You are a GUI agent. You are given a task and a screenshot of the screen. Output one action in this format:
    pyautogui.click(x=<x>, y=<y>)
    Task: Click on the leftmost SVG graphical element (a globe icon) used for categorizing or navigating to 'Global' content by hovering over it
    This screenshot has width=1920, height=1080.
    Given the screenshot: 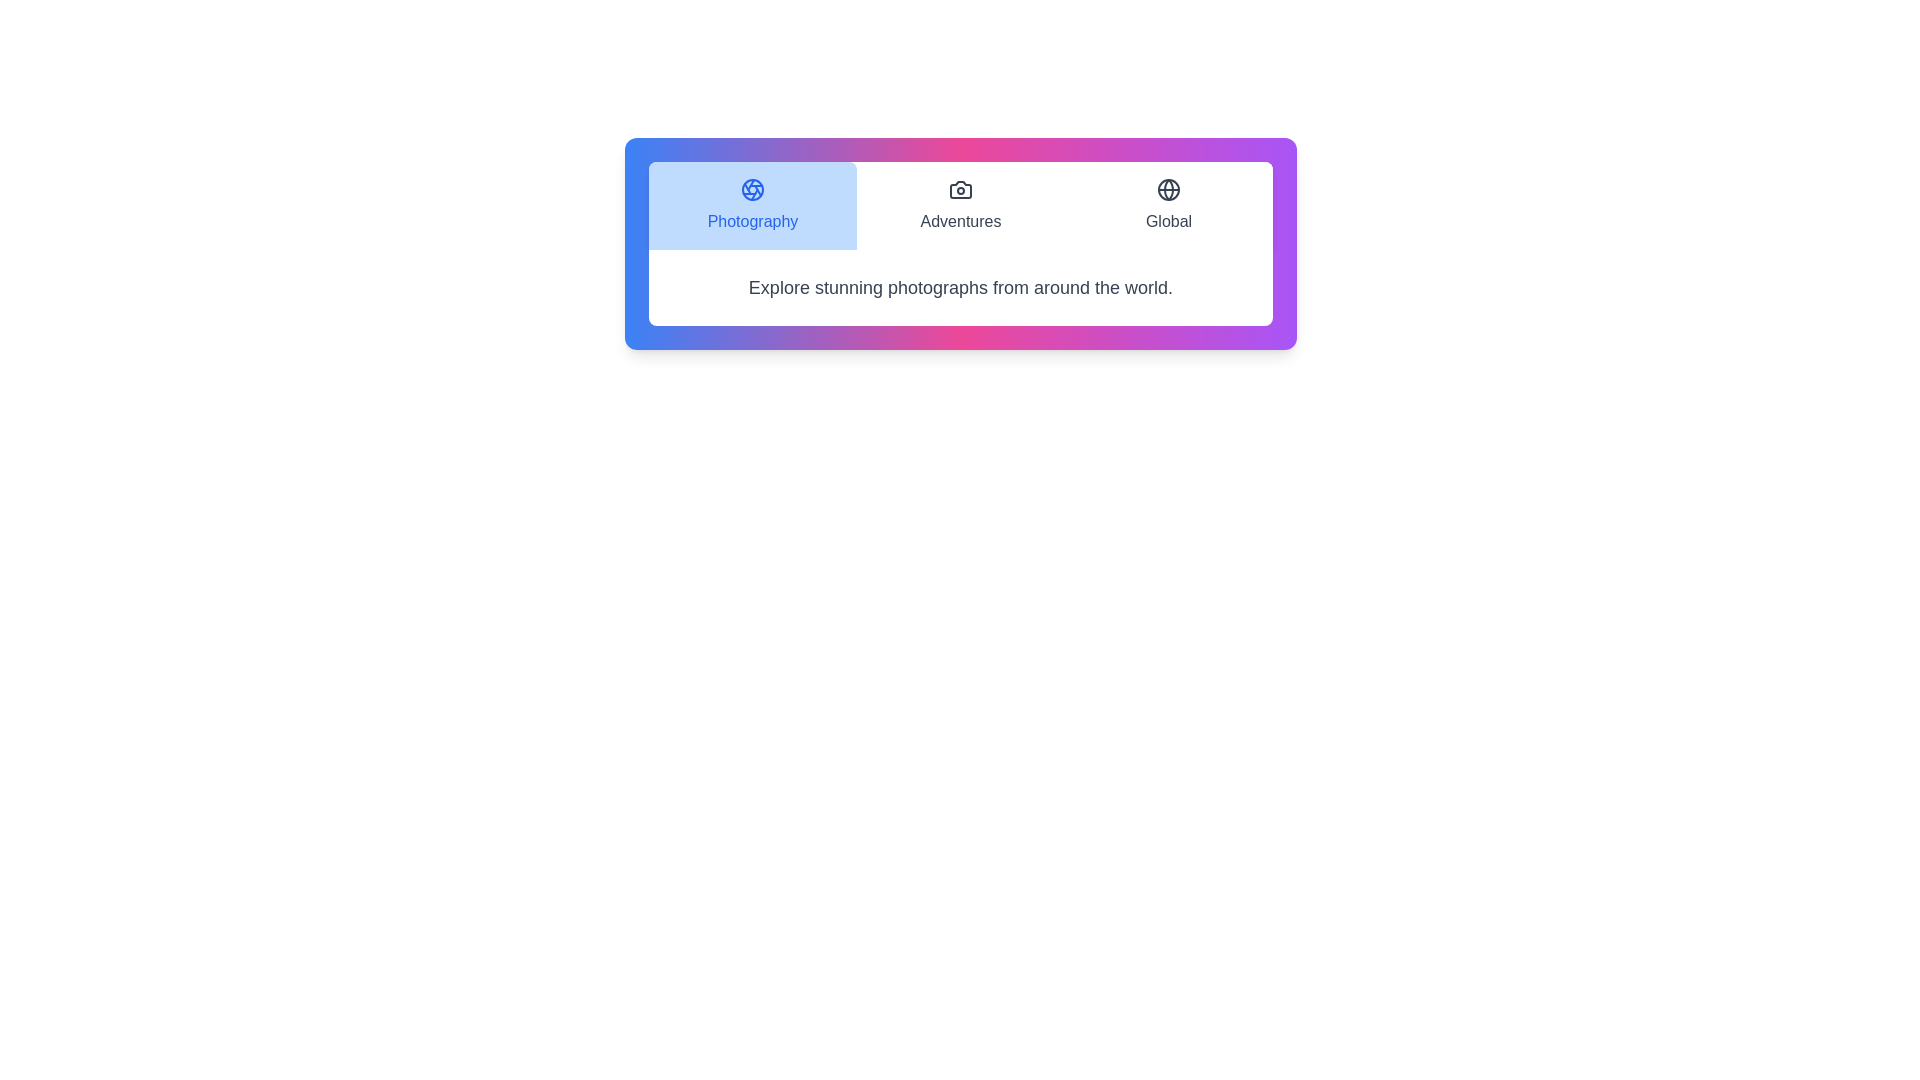 What is the action you would take?
    pyautogui.click(x=1169, y=189)
    